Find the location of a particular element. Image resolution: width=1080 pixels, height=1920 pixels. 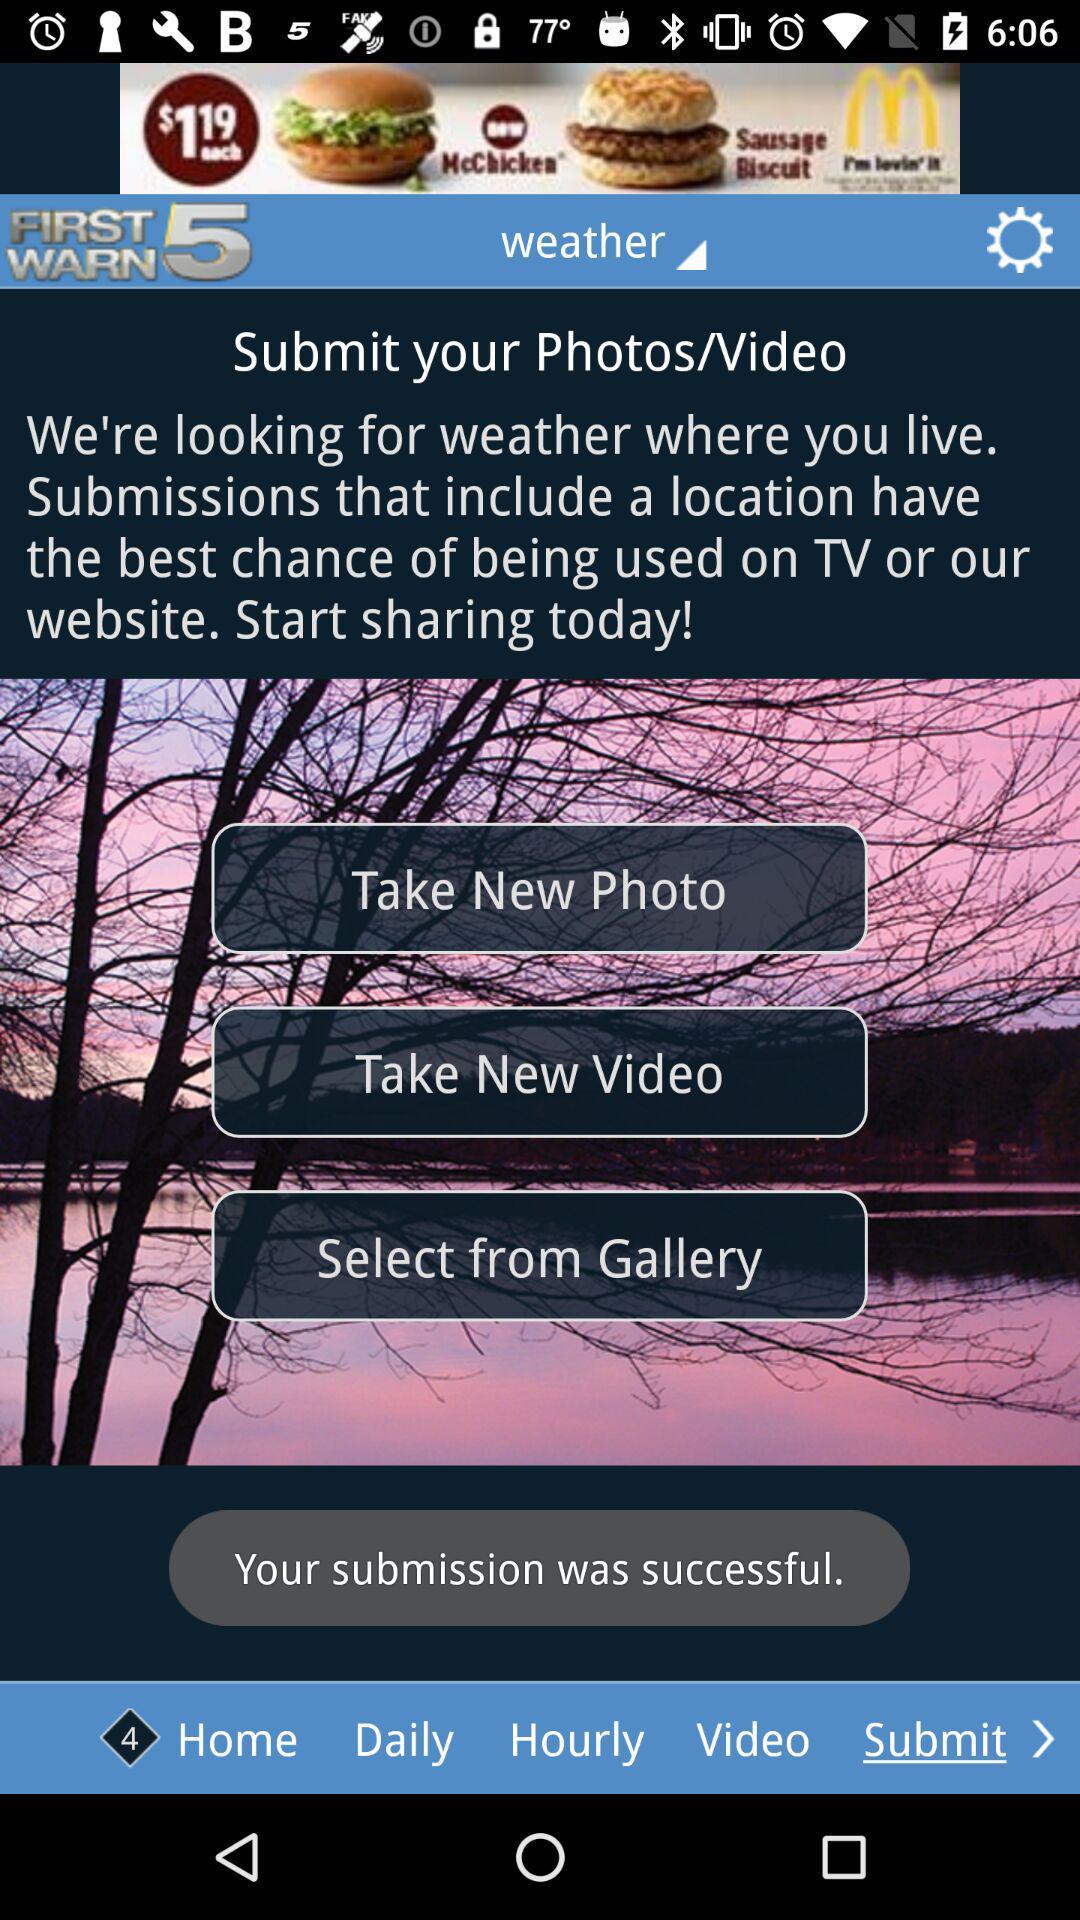

advertisement is located at coordinates (540, 127).